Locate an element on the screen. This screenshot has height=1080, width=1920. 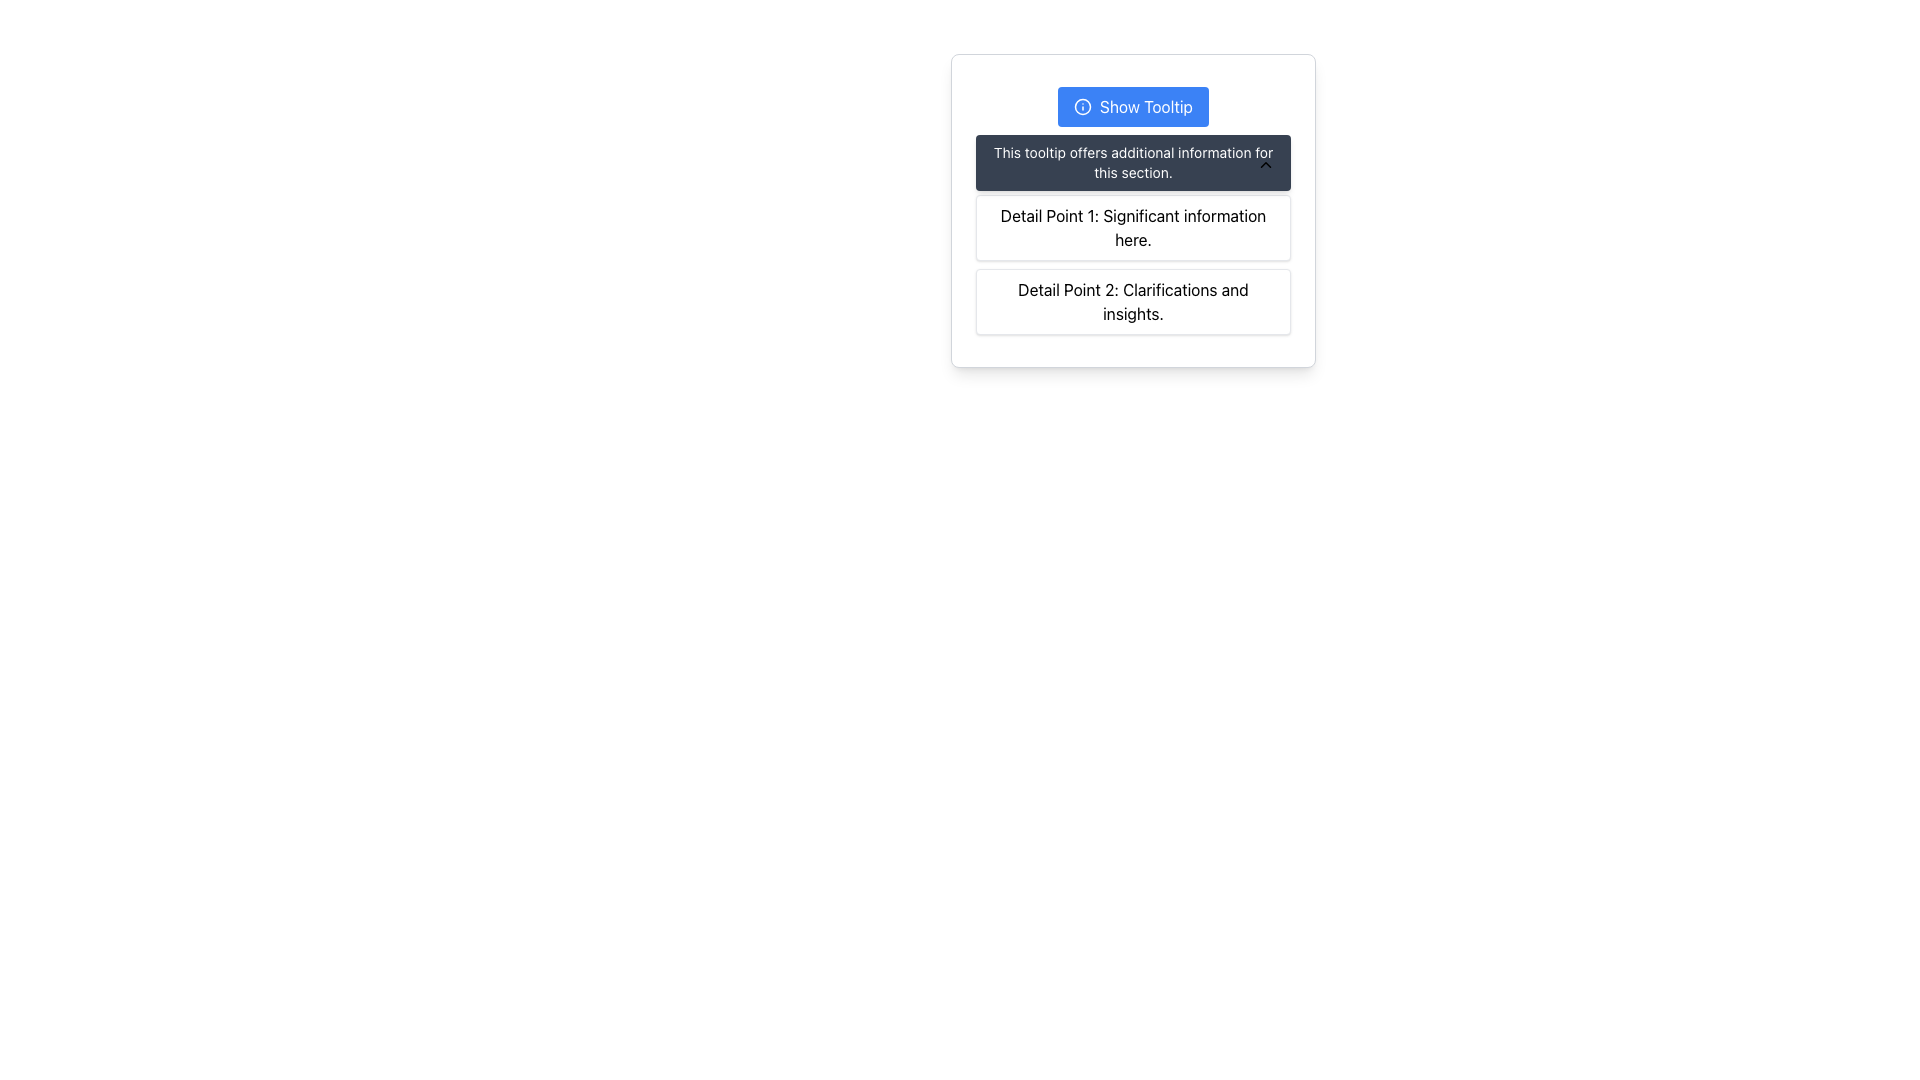
the graphical circle in the information icon located next to the text 'Show Tooltip' is located at coordinates (1082, 107).